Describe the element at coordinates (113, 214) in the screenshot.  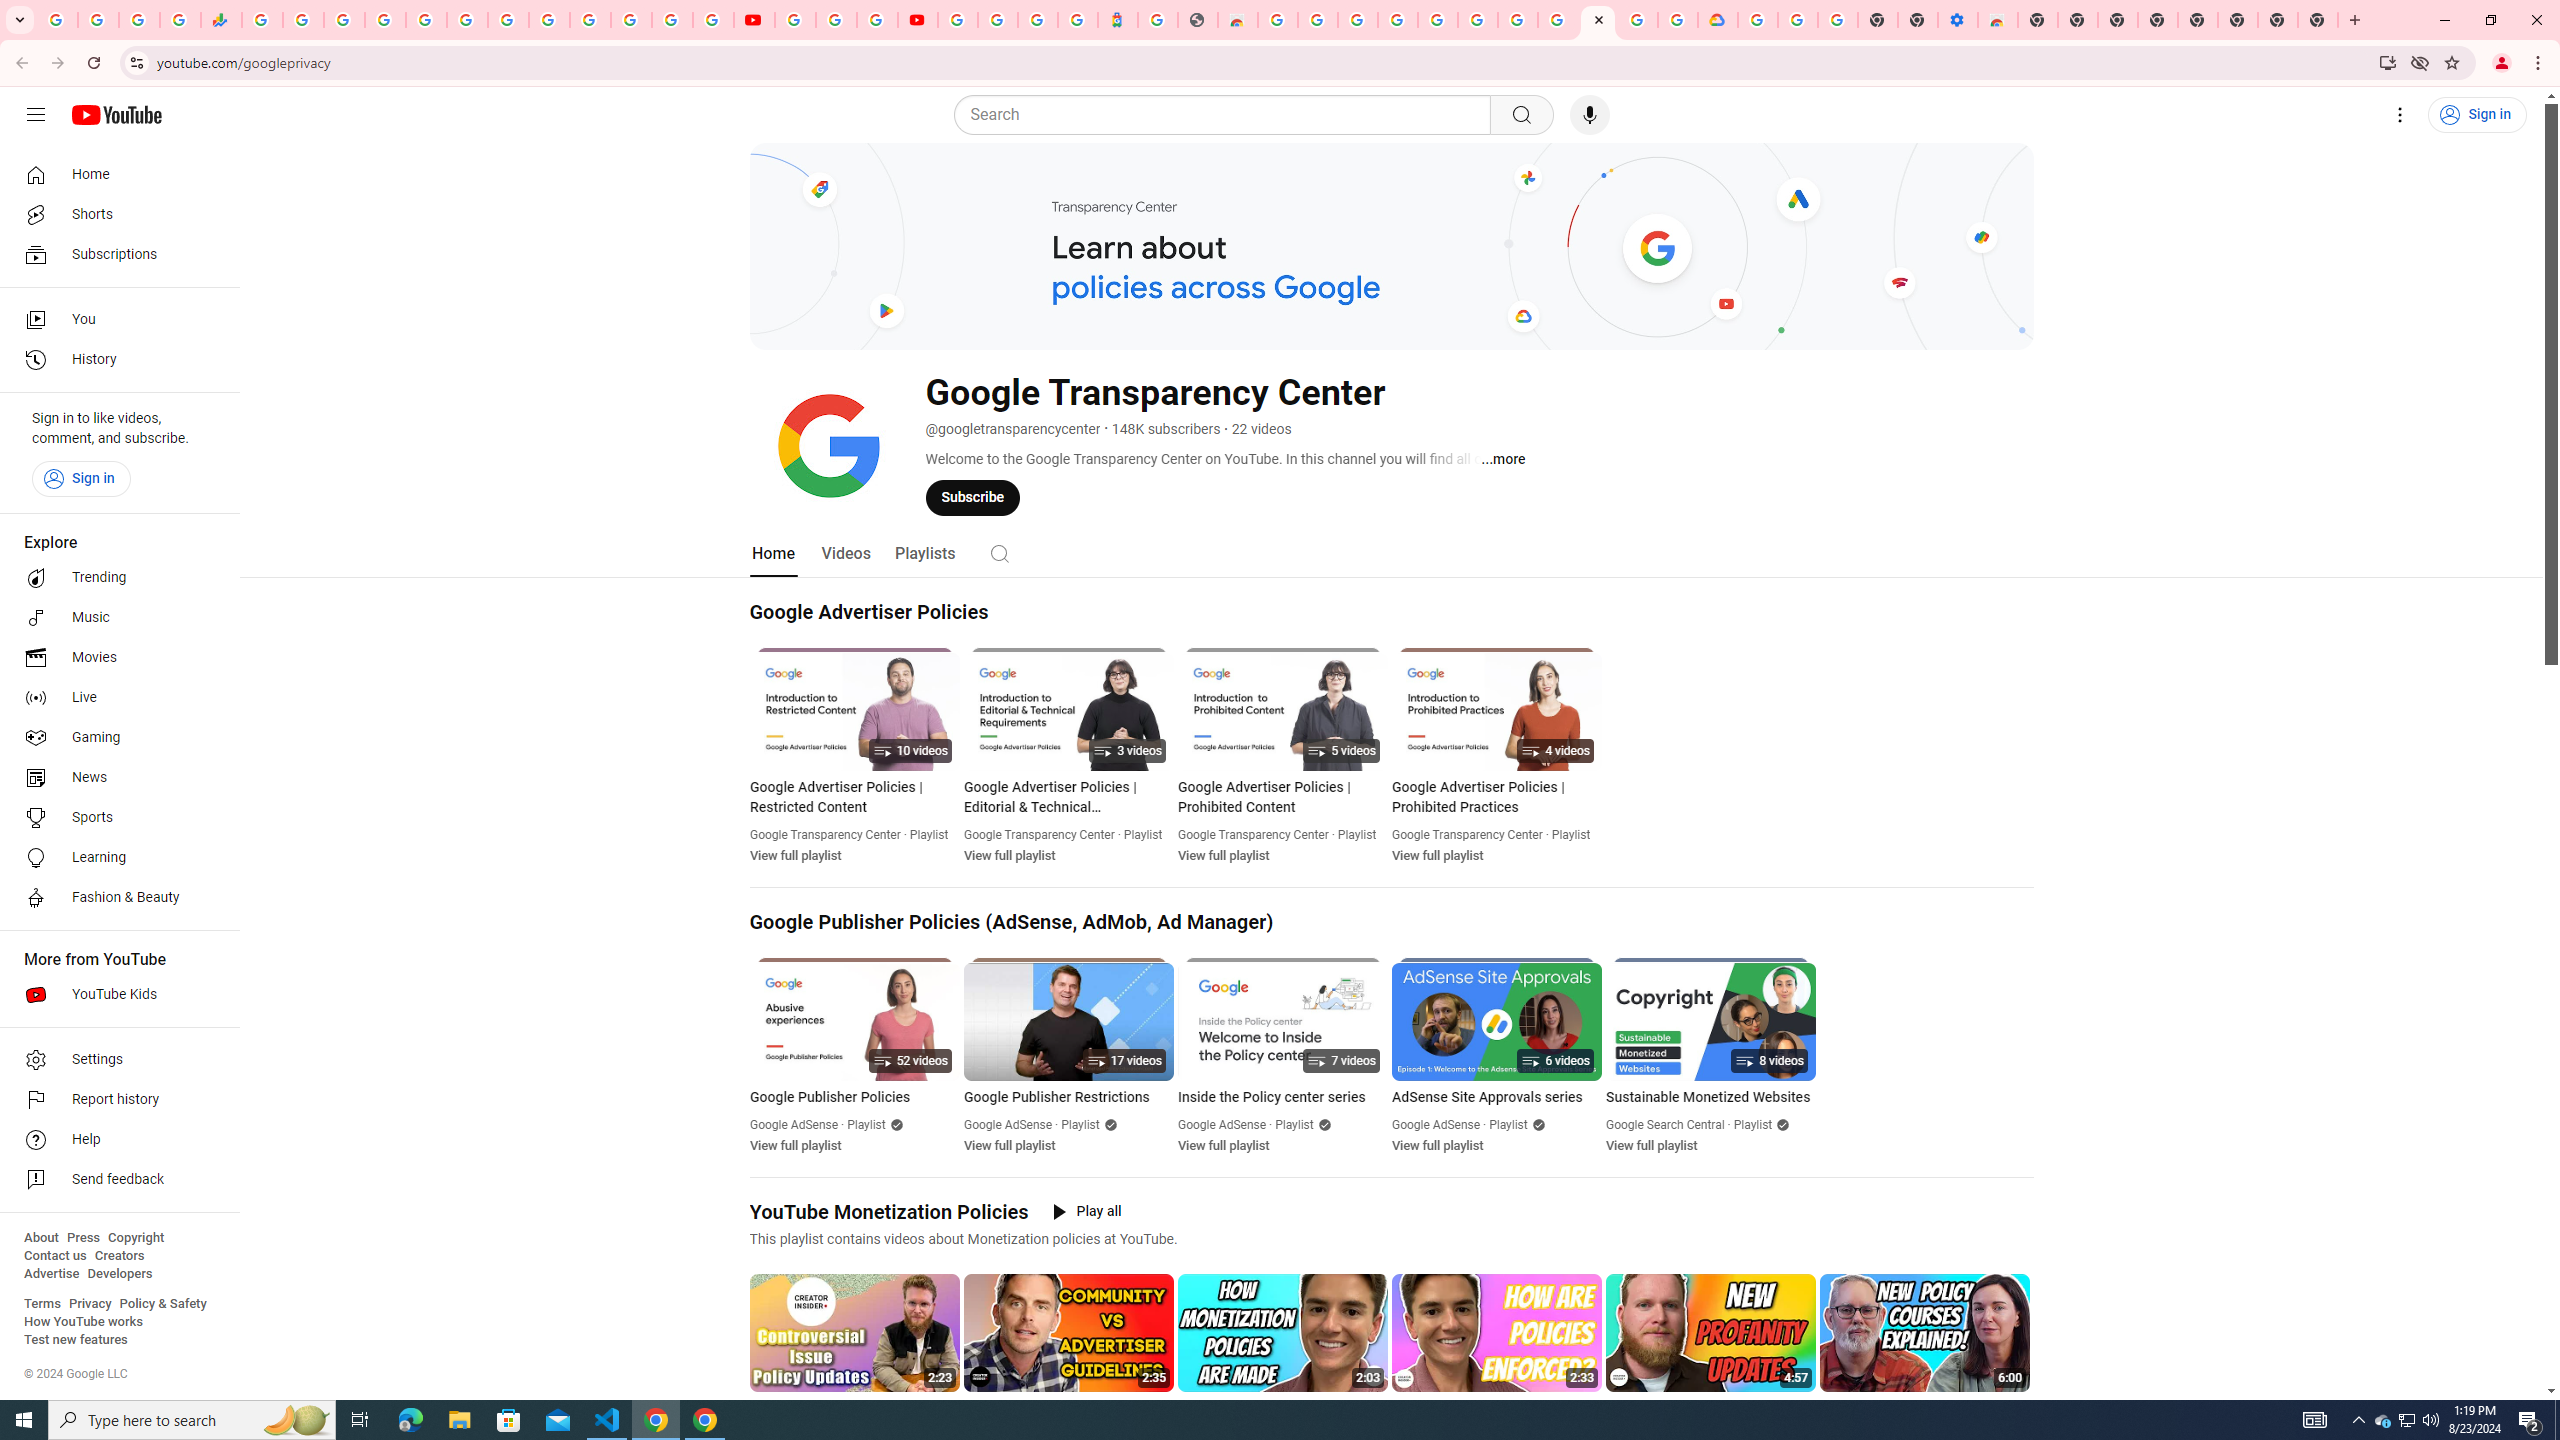
I see `'Shorts'` at that location.